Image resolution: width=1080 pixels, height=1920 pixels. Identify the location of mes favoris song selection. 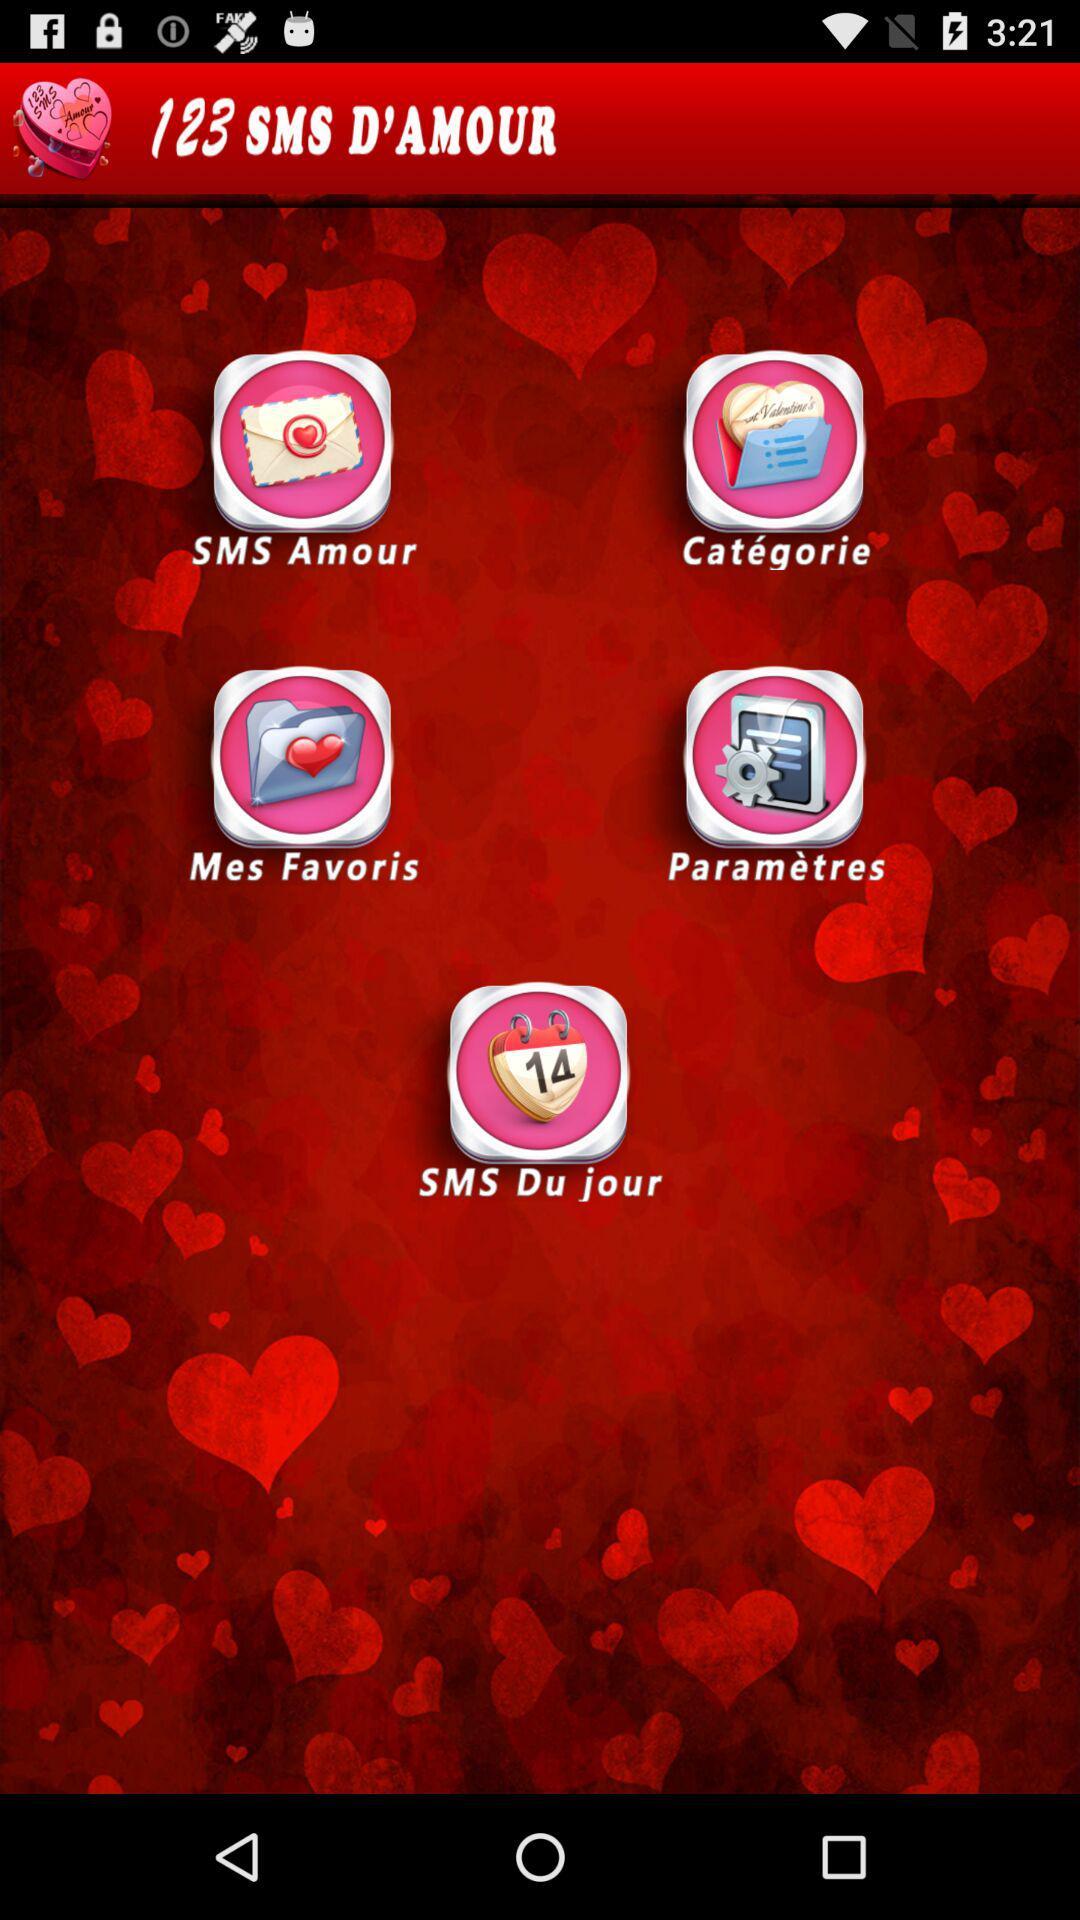
(303, 772).